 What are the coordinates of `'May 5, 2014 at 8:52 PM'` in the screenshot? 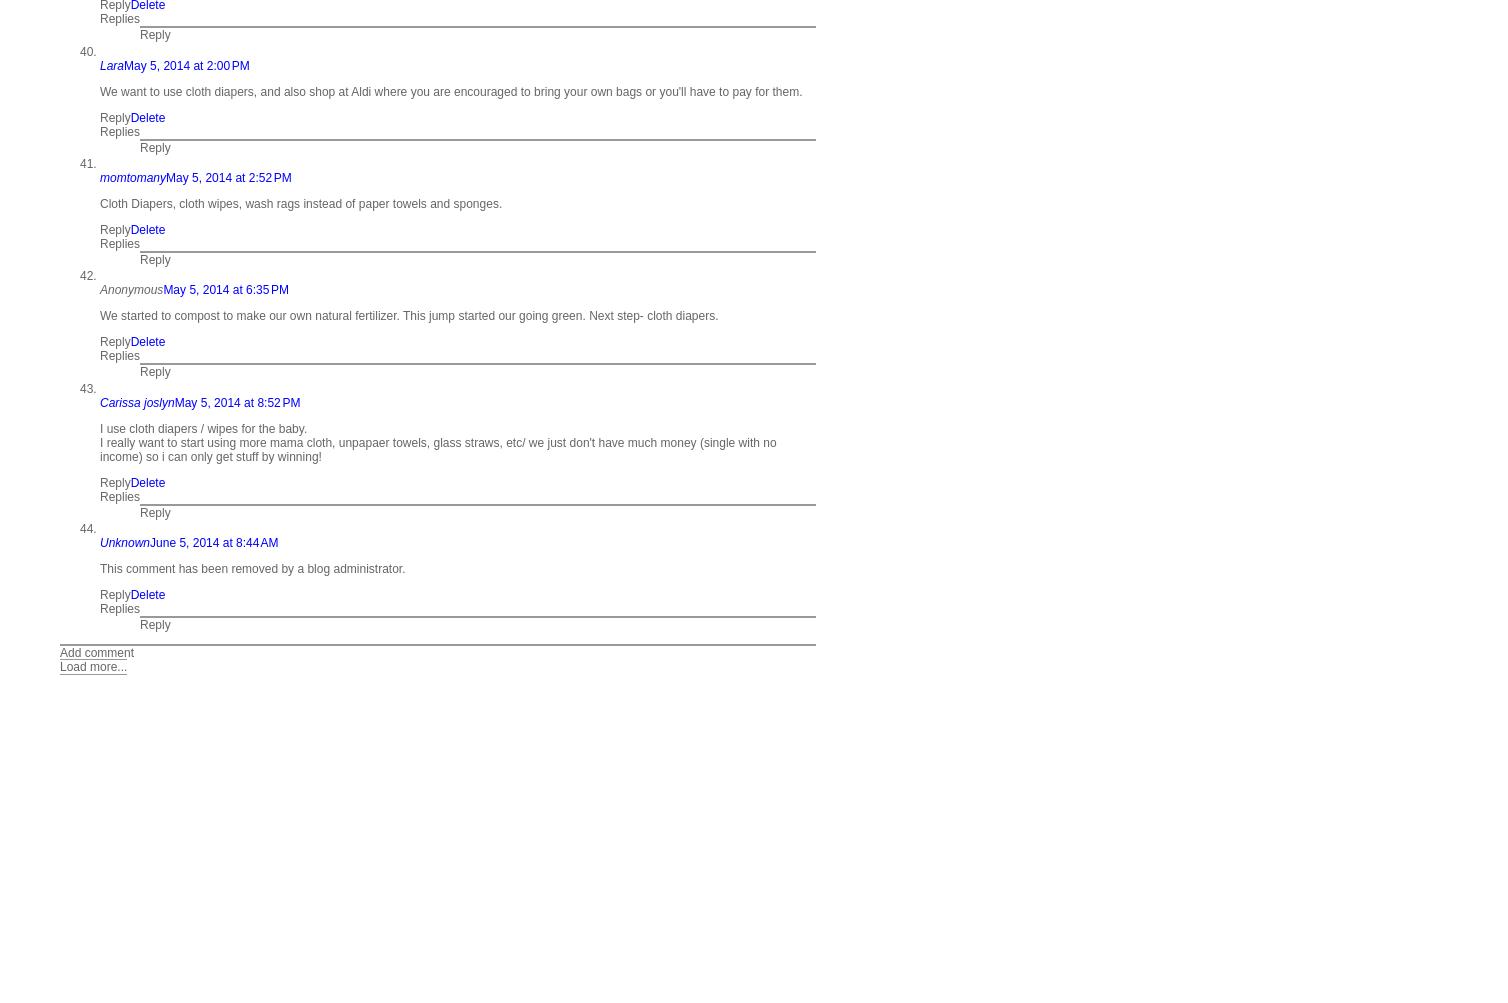 It's located at (236, 402).